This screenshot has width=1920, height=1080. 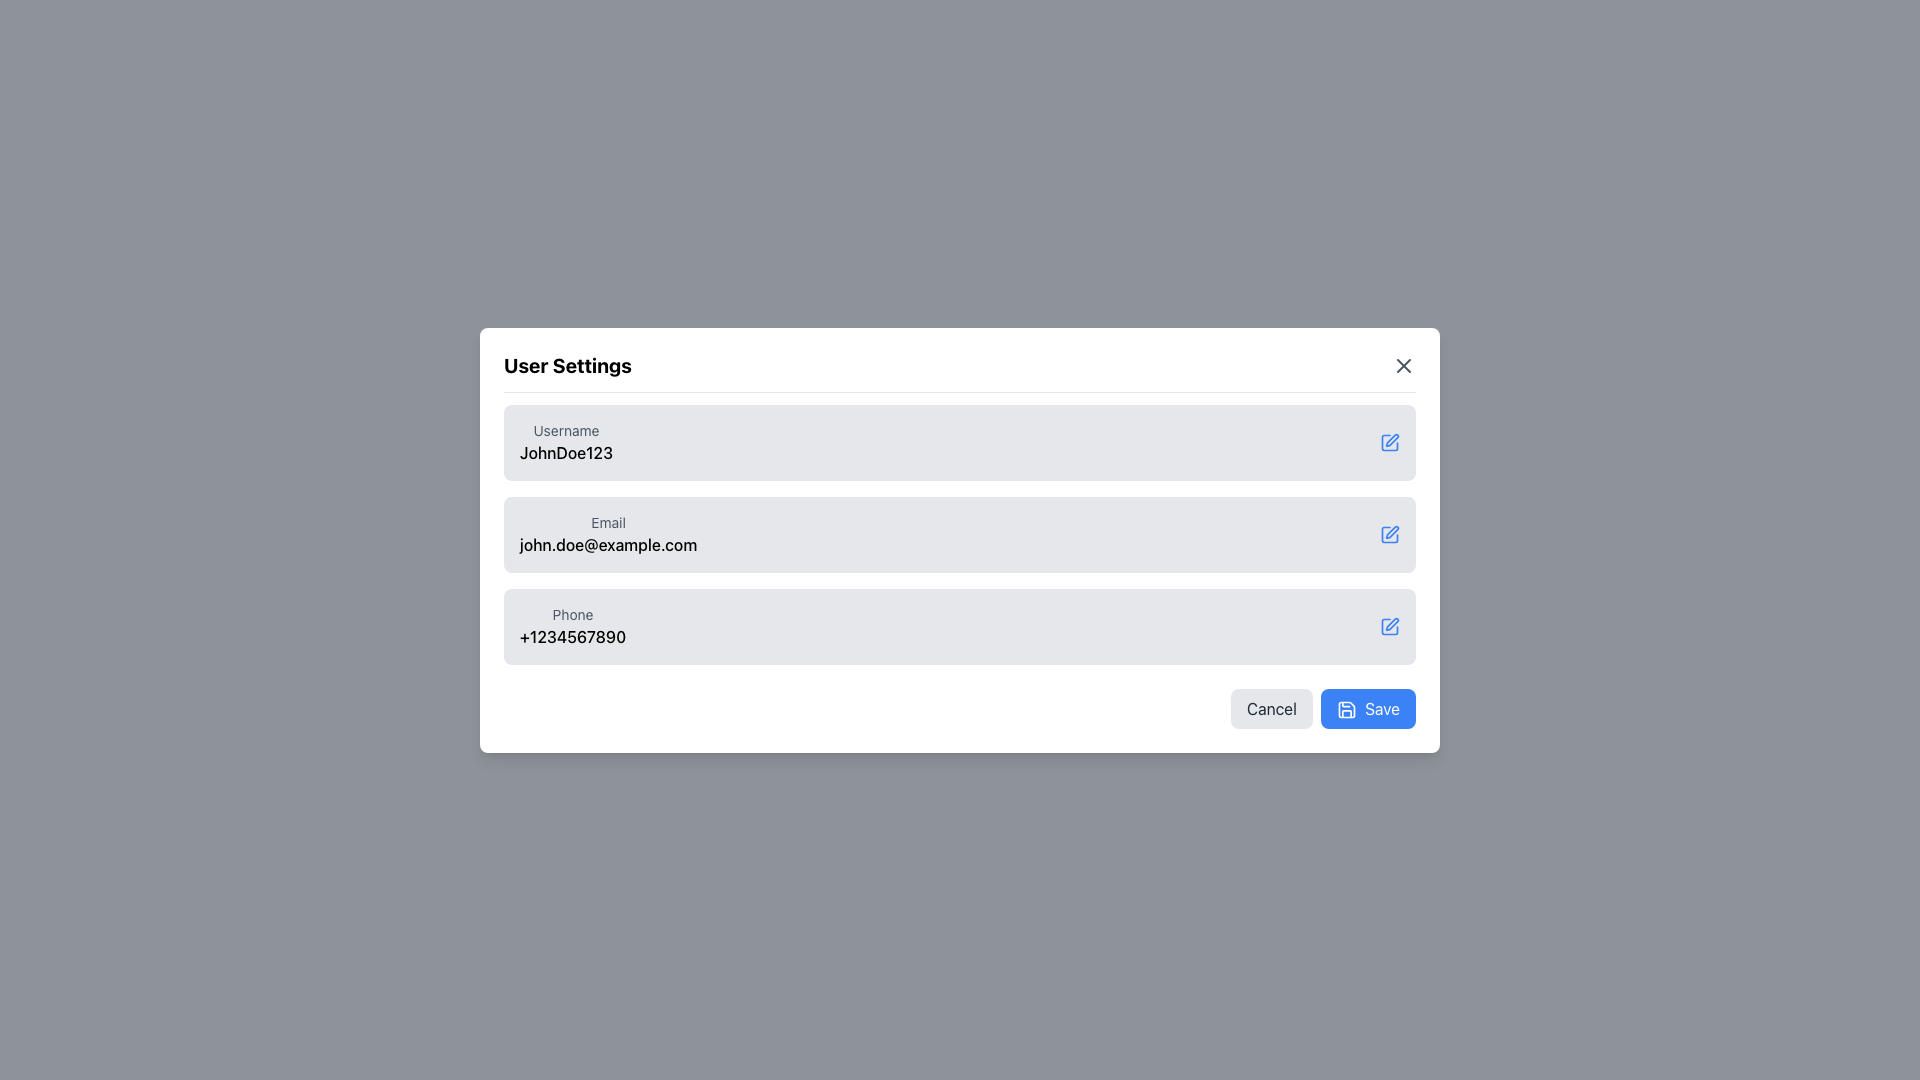 What do you see at coordinates (1270, 707) in the screenshot?
I see `the cancel button located in the bottom-right section of the modal to exit without saving changes` at bounding box center [1270, 707].